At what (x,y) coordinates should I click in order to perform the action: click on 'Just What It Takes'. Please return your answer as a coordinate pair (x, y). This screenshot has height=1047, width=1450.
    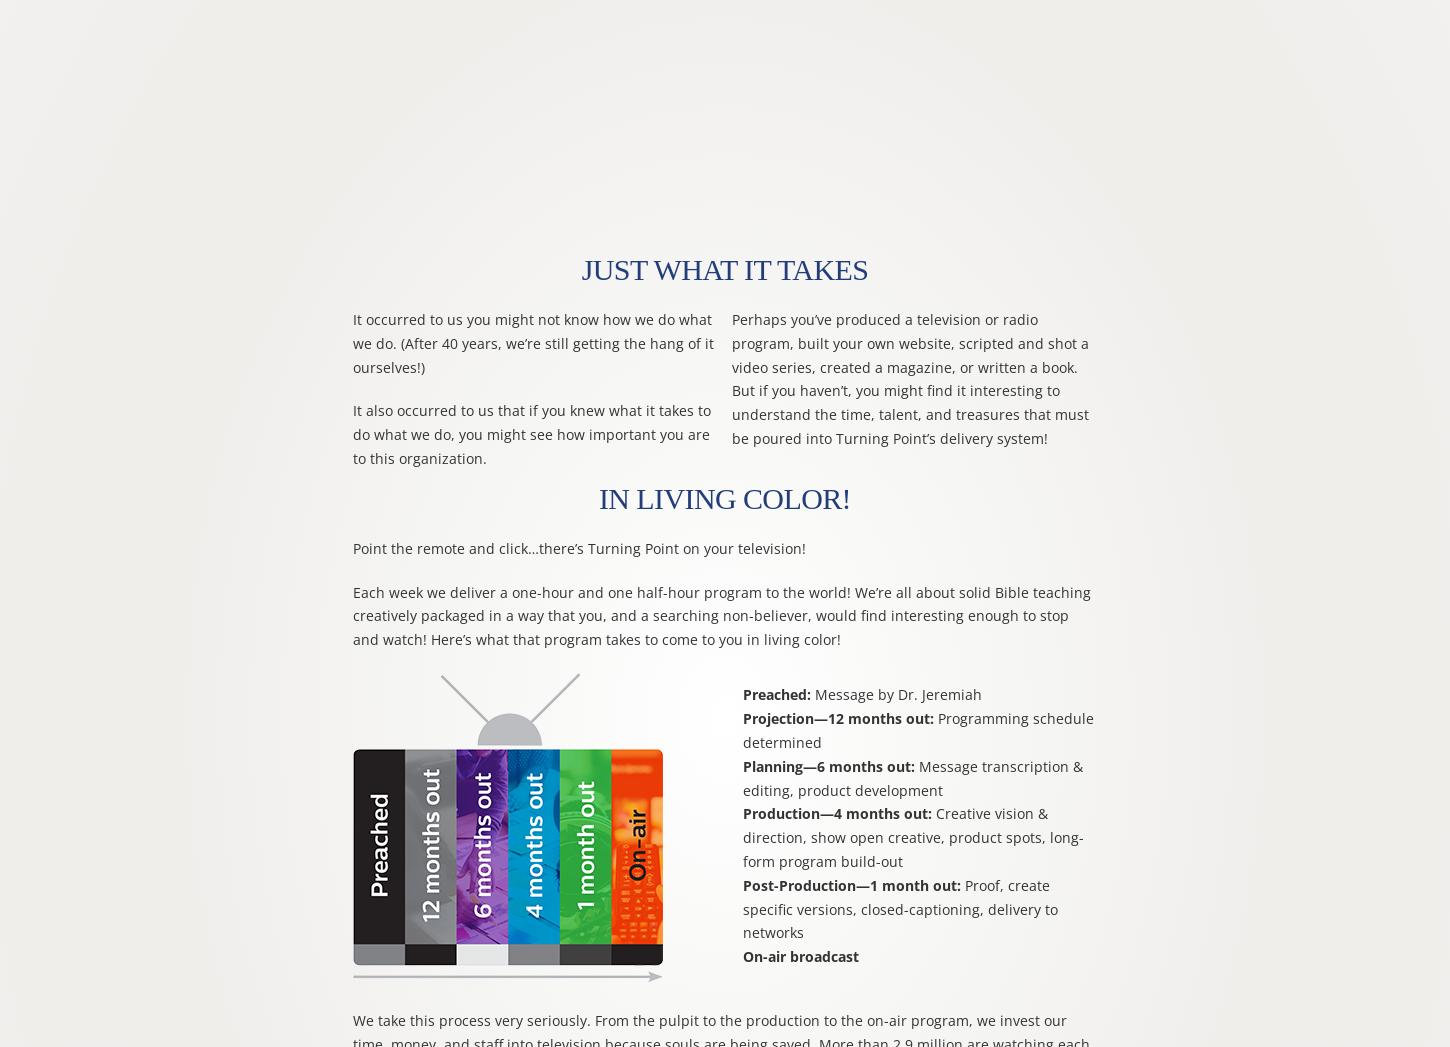
    Looking at the image, I should click on (723, 268).